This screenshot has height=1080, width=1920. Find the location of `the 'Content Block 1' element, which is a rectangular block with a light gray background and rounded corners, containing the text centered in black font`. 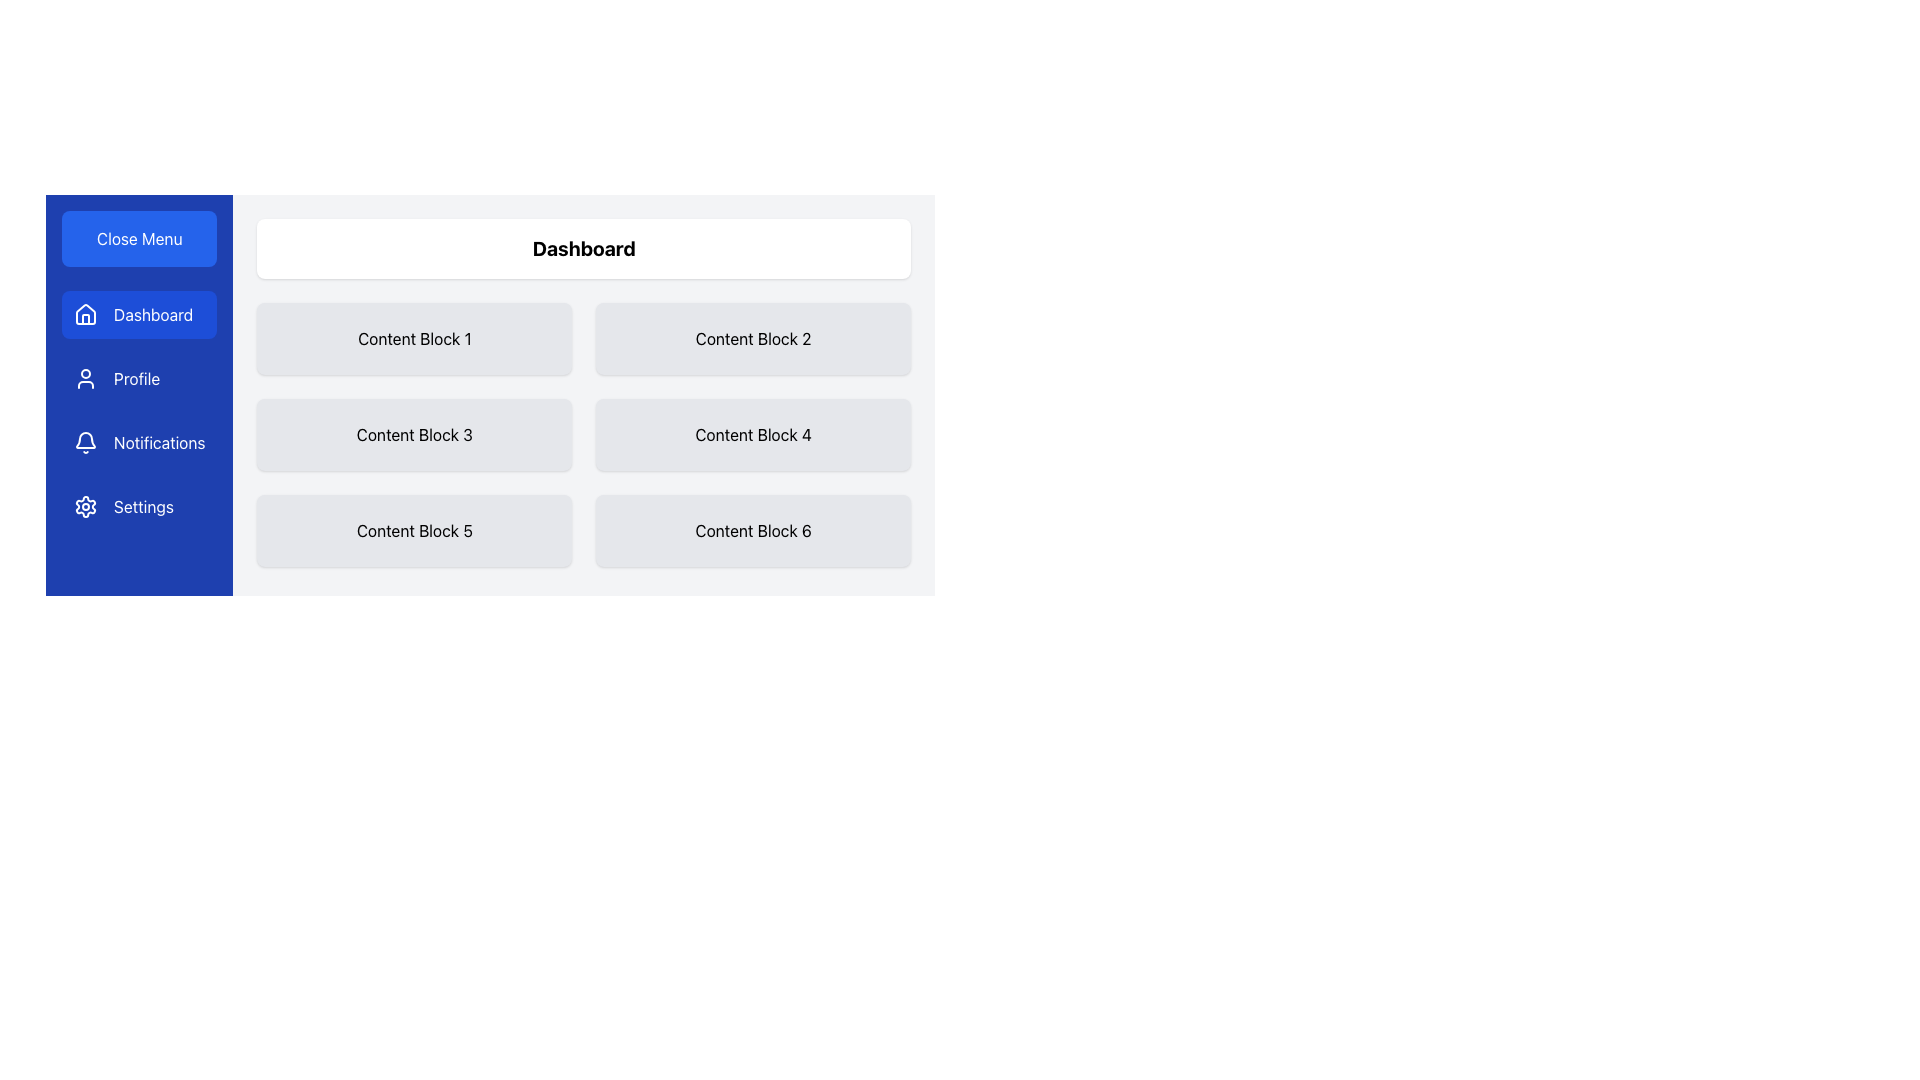

the 'Content Block 1' element, which is a rectangular block with a light gray background and rounded corners, containing the text centered in black font is located at coordinates (413, 338).